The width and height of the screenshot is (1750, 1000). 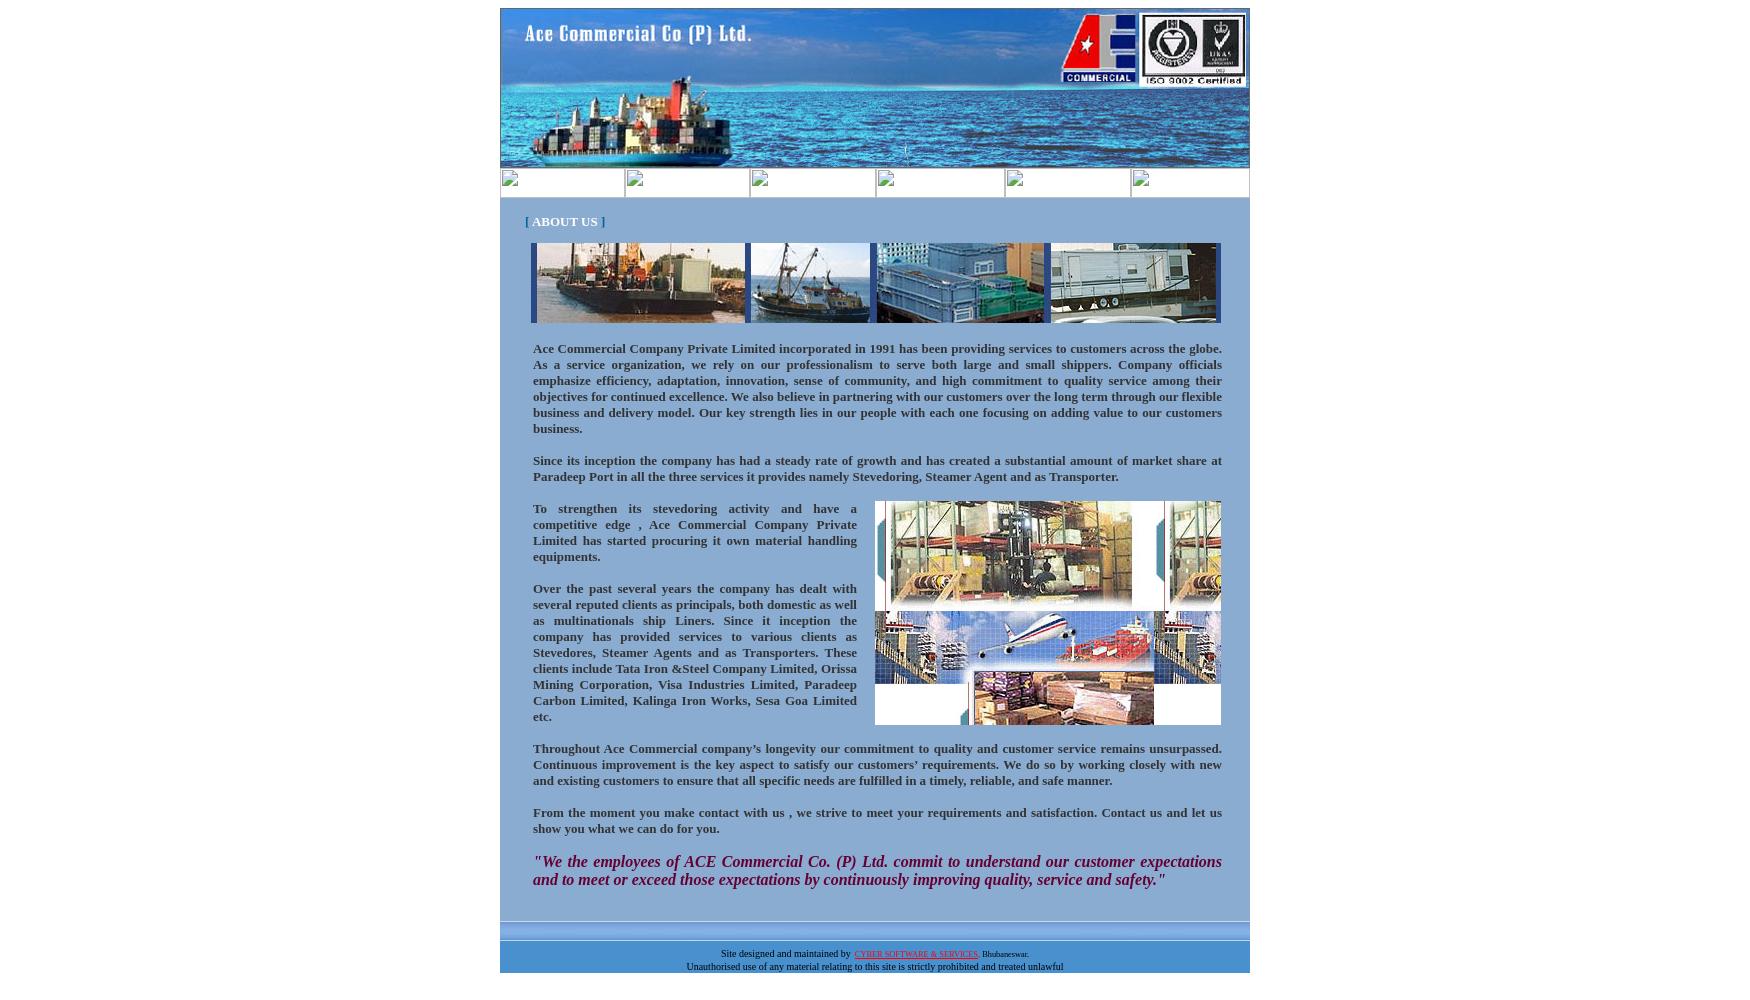 What do you see at coordinates (1004, 952) in the screenshot?
I see `'Bhubaneswar.'` at bounding box center [1004, 952].